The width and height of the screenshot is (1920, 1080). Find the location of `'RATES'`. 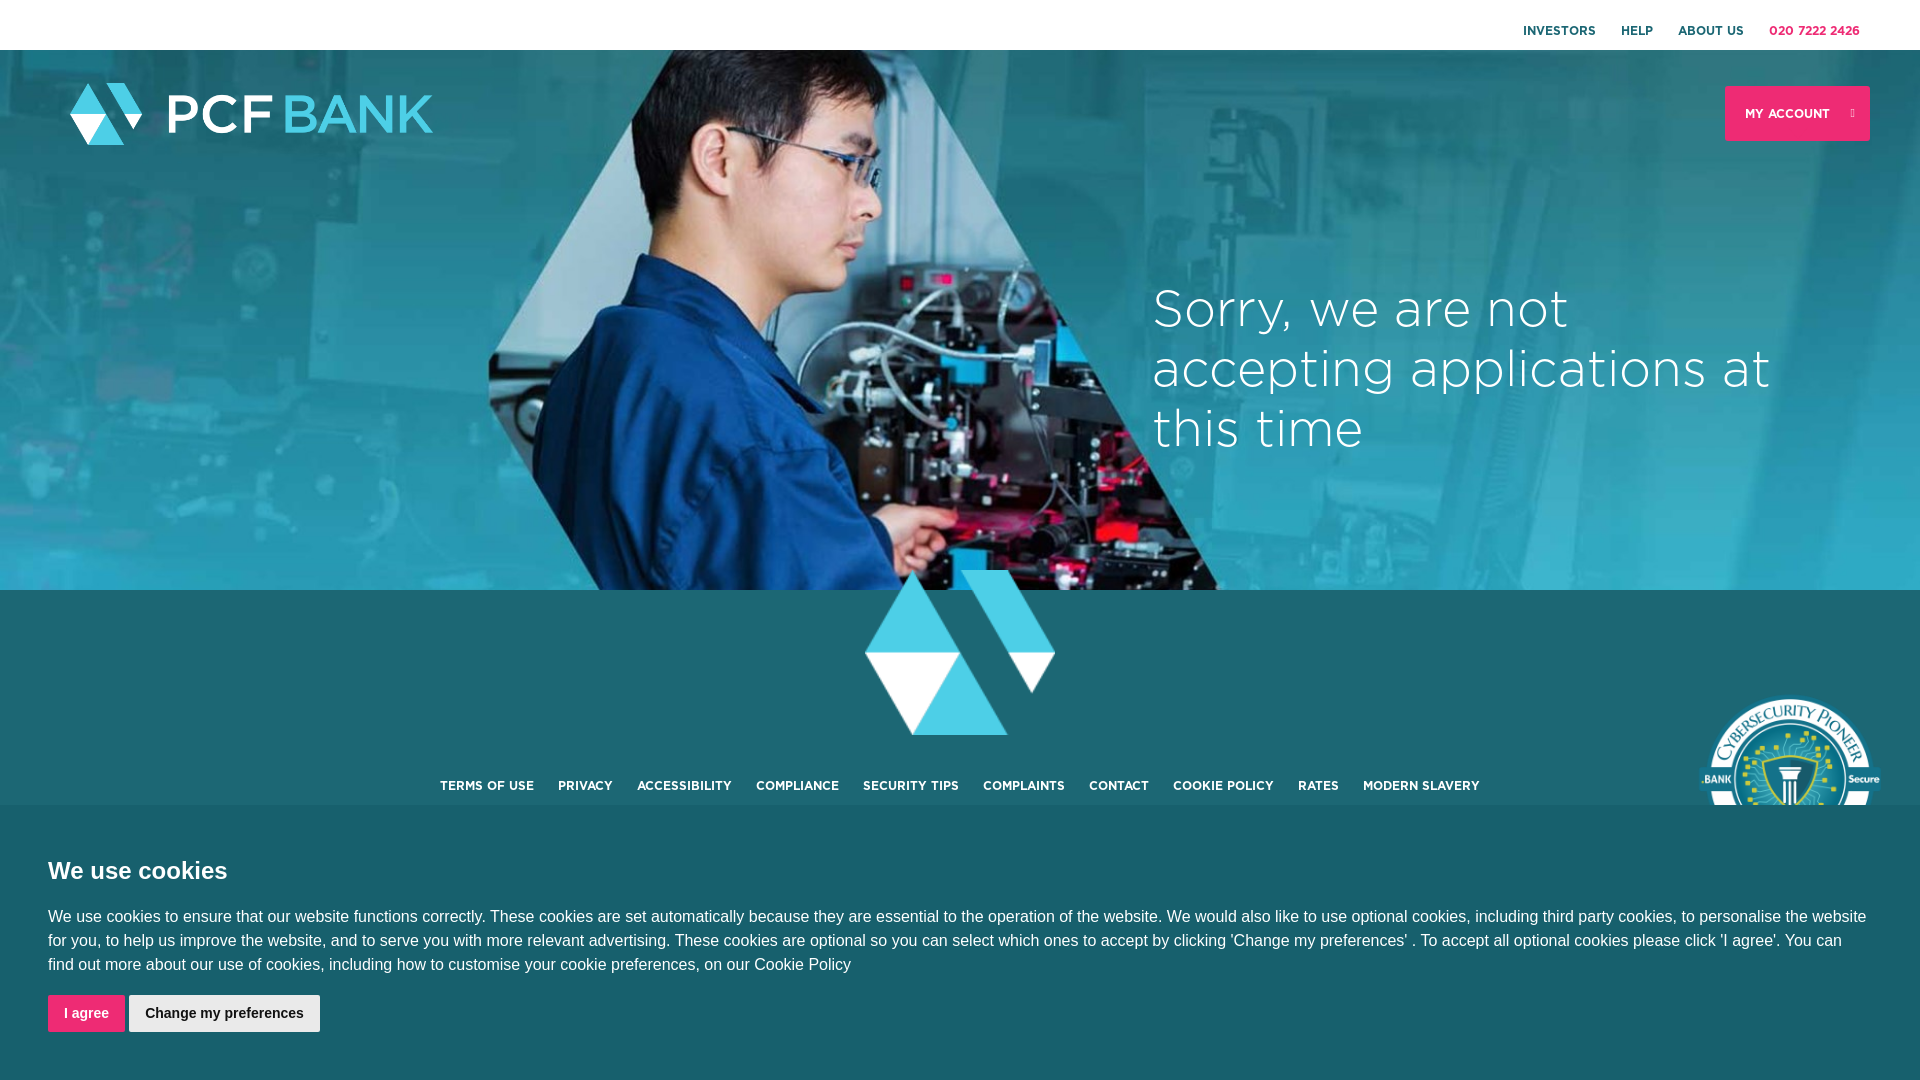

'RATES' is located at coordinates (1318, 785).